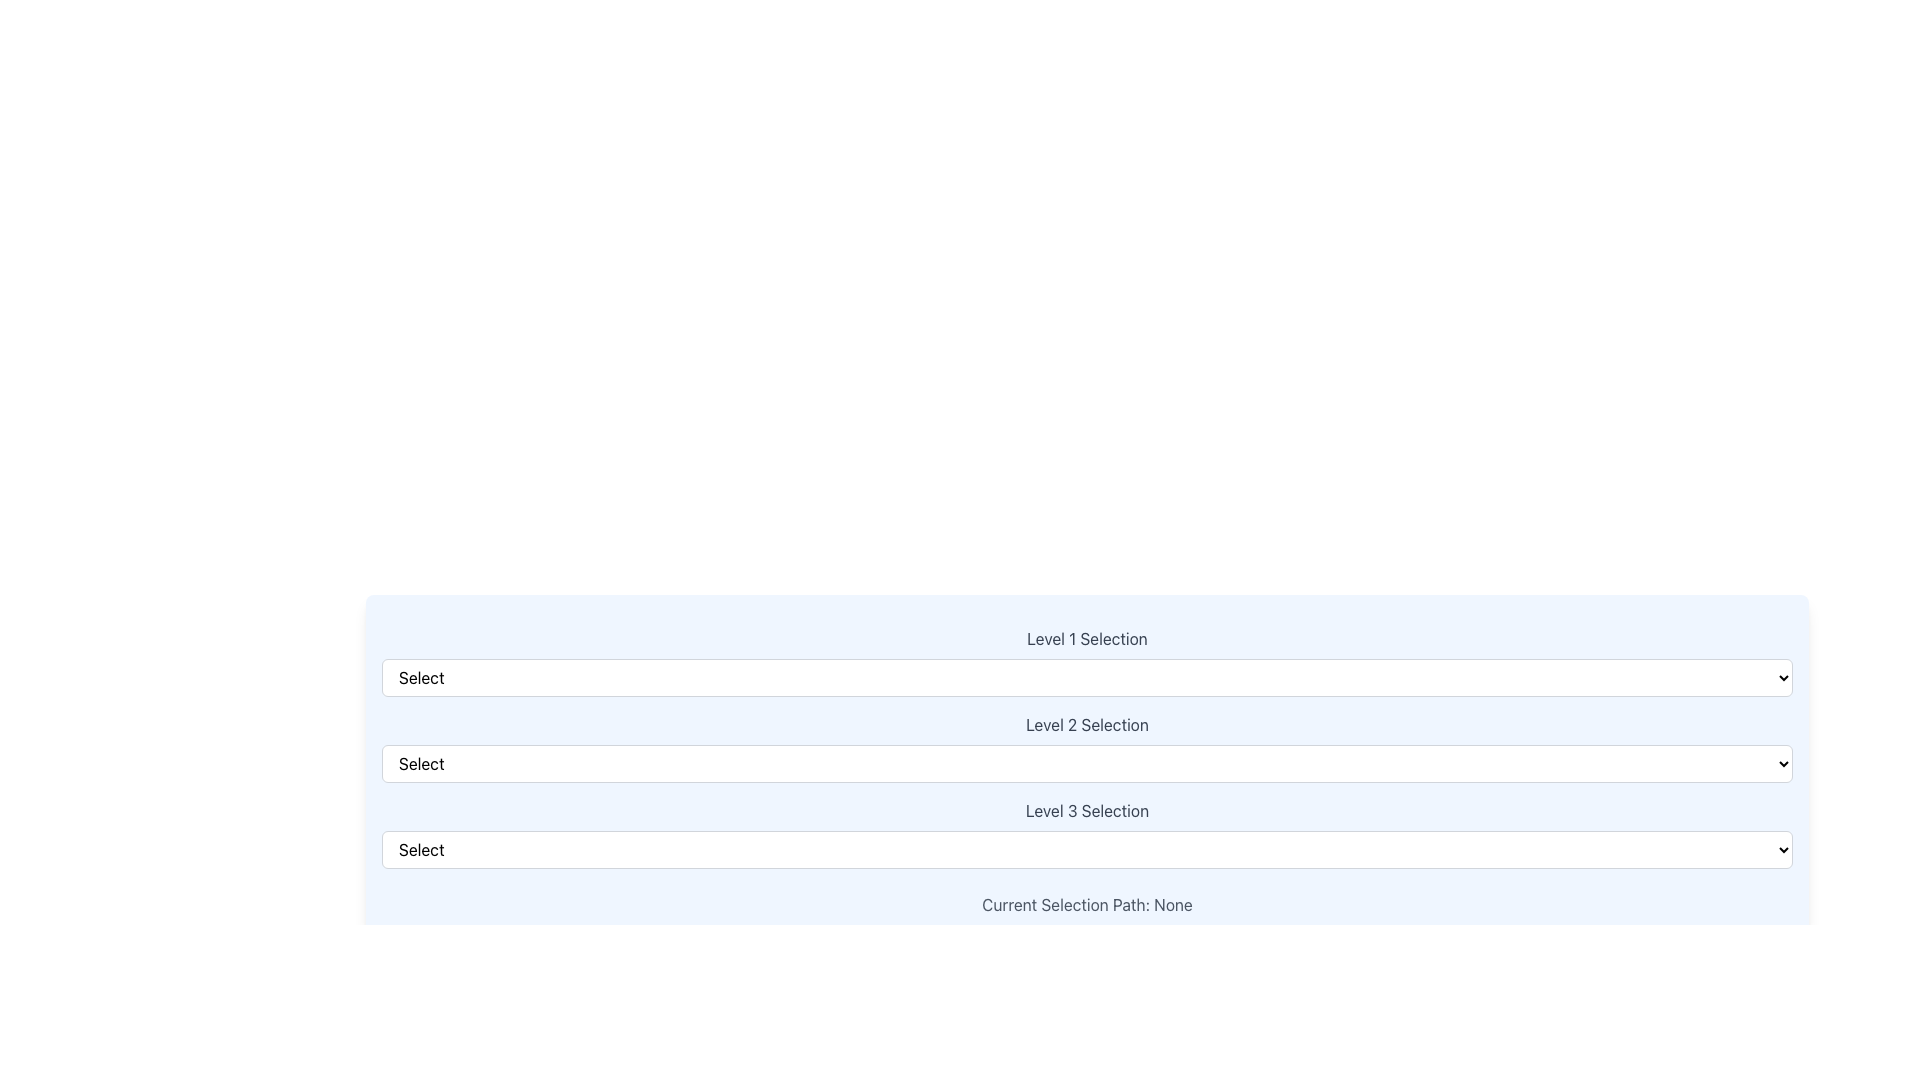  What do you see at coordinates (1086, 748) in the screenshot?
I see `the dropdown menu for selecting 'Level 2', which is located between 'Level 1 Selection' and 'Level 3 Selection'` at bounding box center [1086, 748].